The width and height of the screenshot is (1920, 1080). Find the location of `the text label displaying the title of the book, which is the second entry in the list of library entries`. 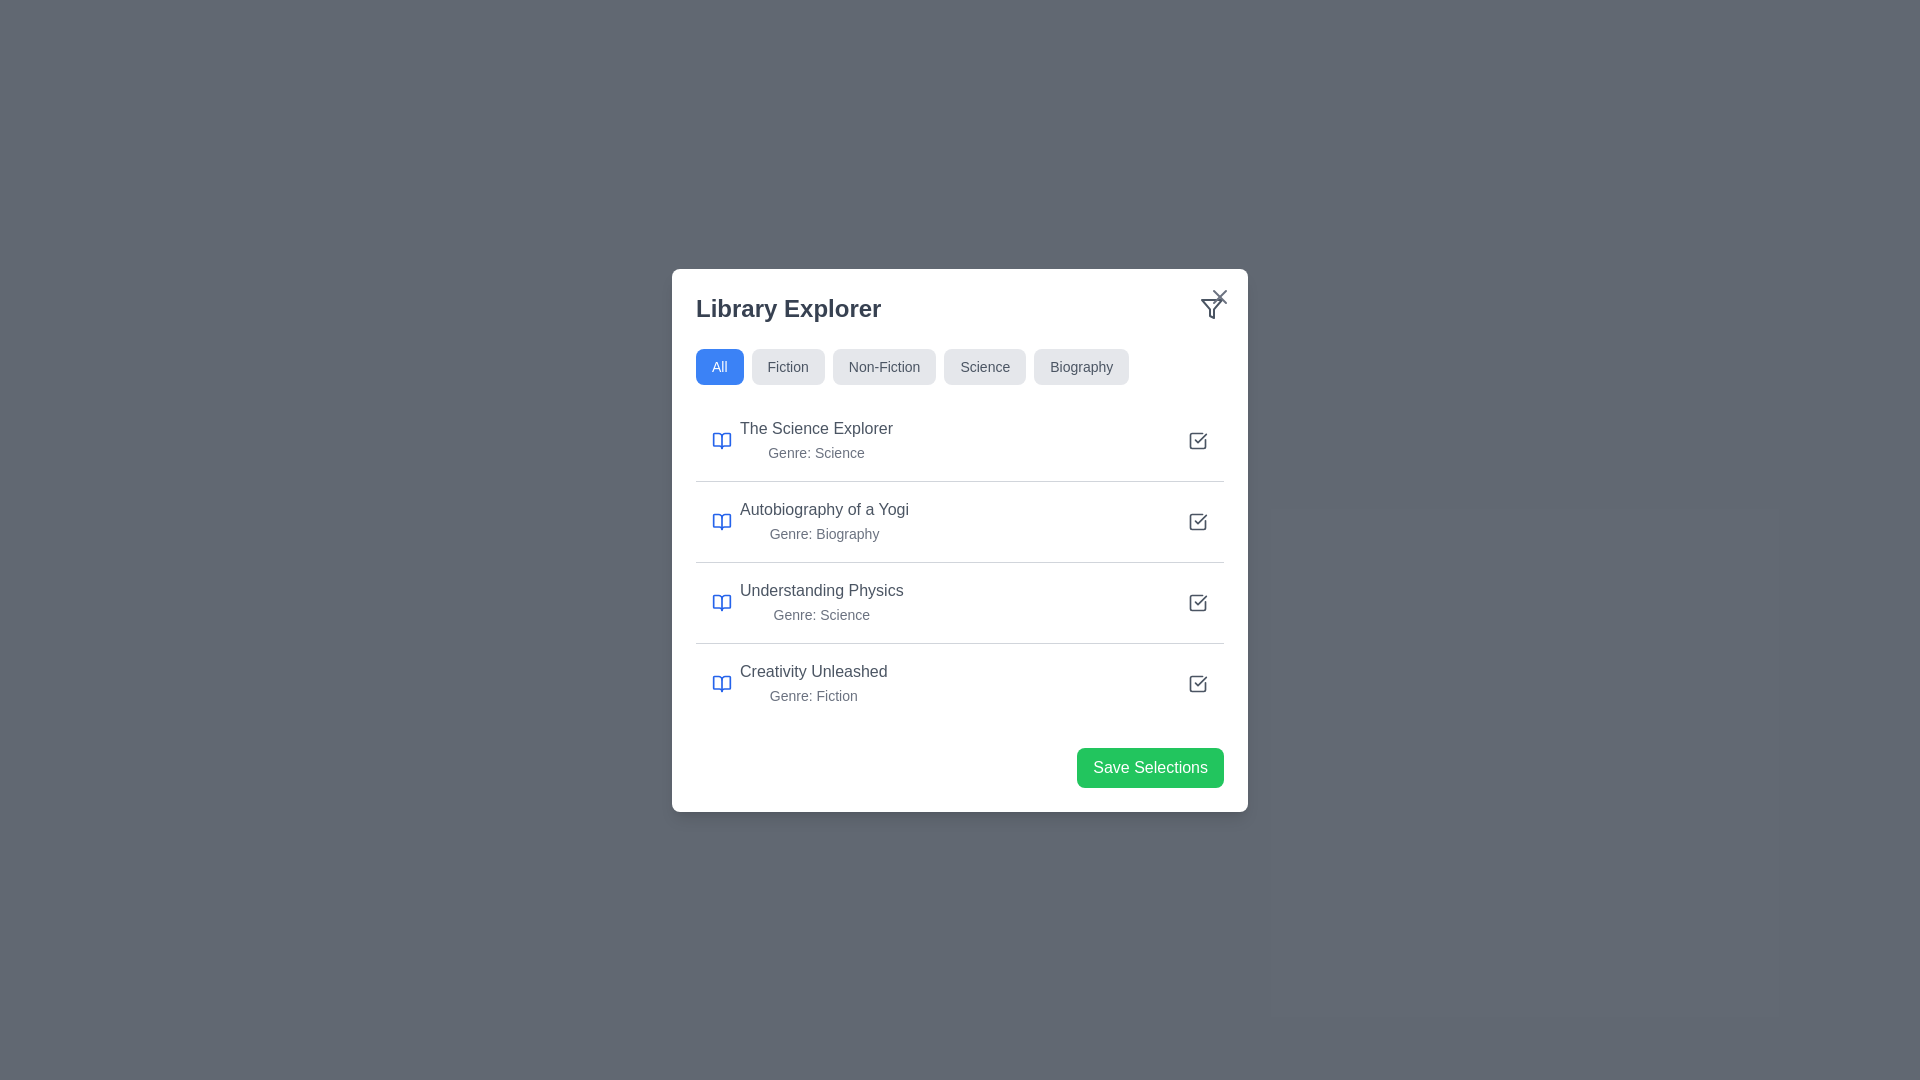

the text label displaying the title of the book, which is the second entry in the list of library entries is located at coordinates (824, 508).